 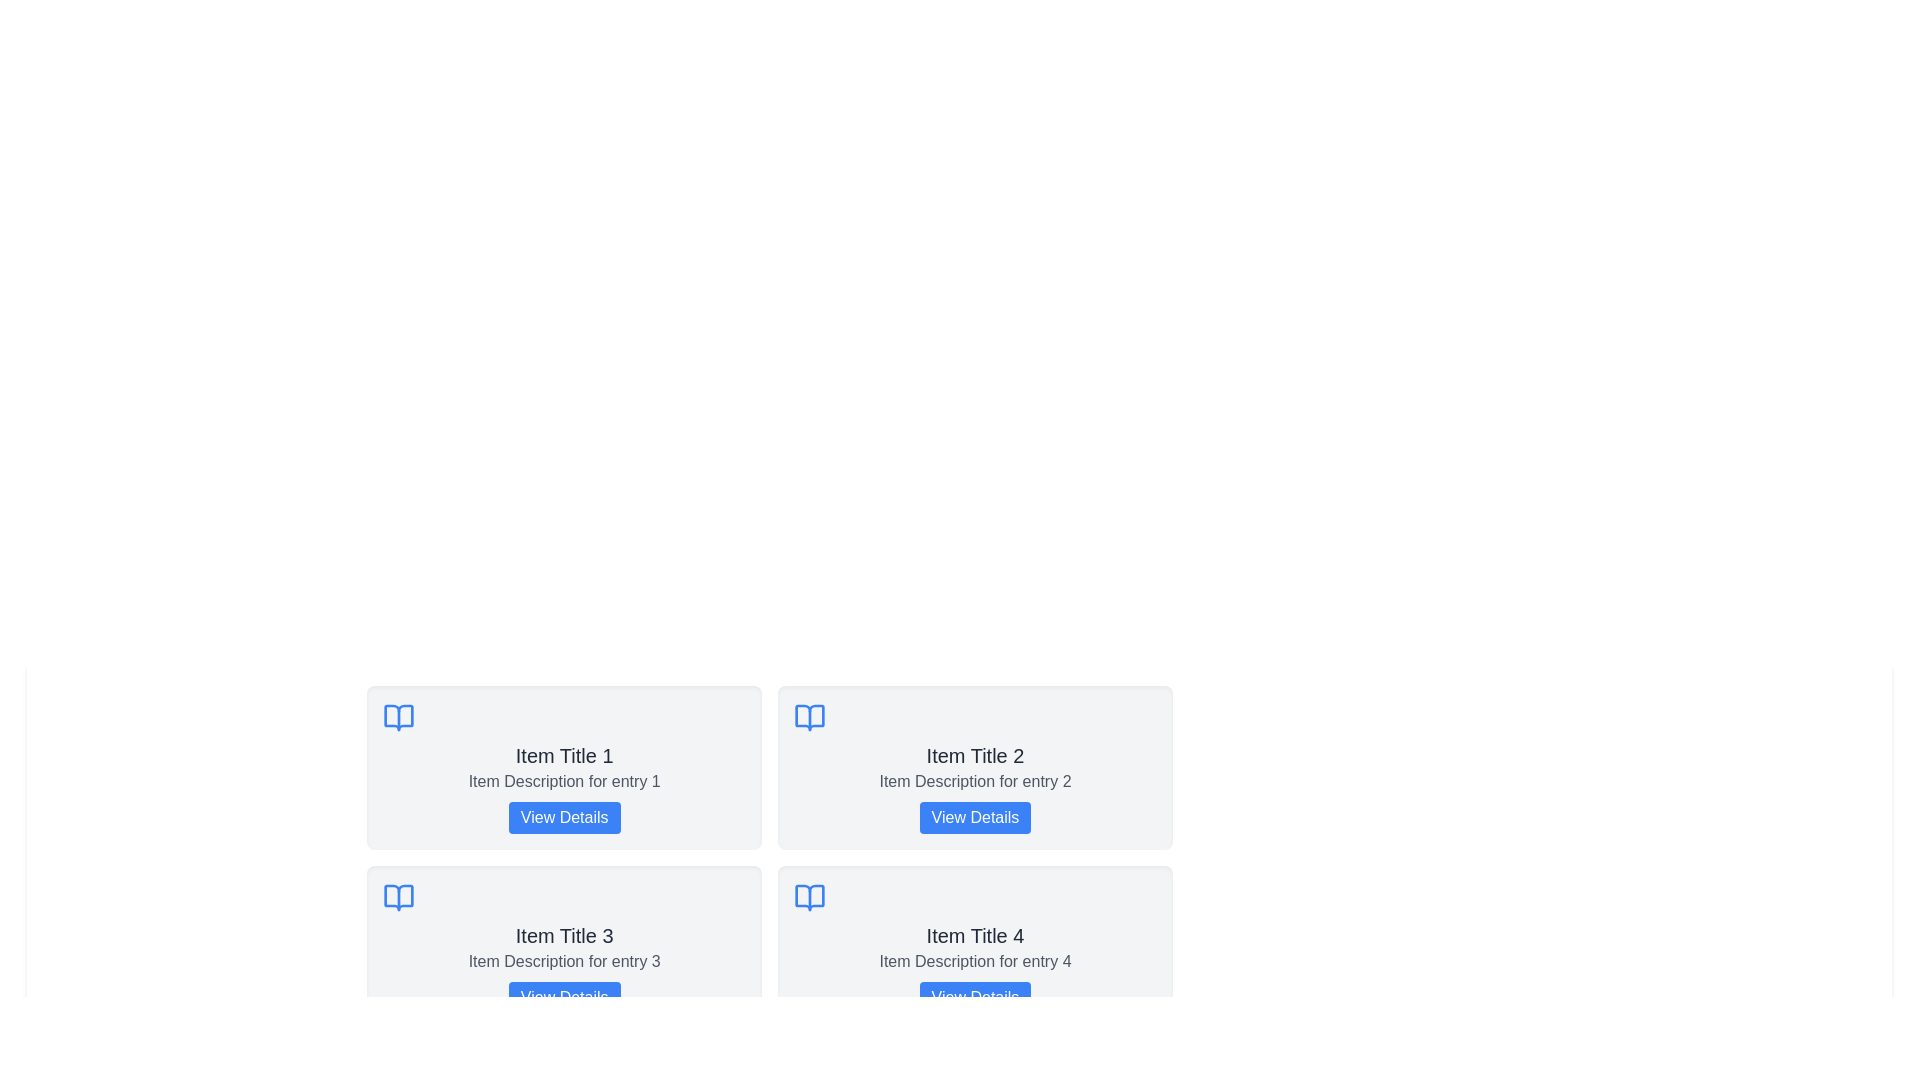 What do you see at coordinates (810, 716) in the screenshot?
I see `the icon representing information related to books or documentation in the top-right section of the card labeled 'Item Title 2'` at bounding box center [810, 716].